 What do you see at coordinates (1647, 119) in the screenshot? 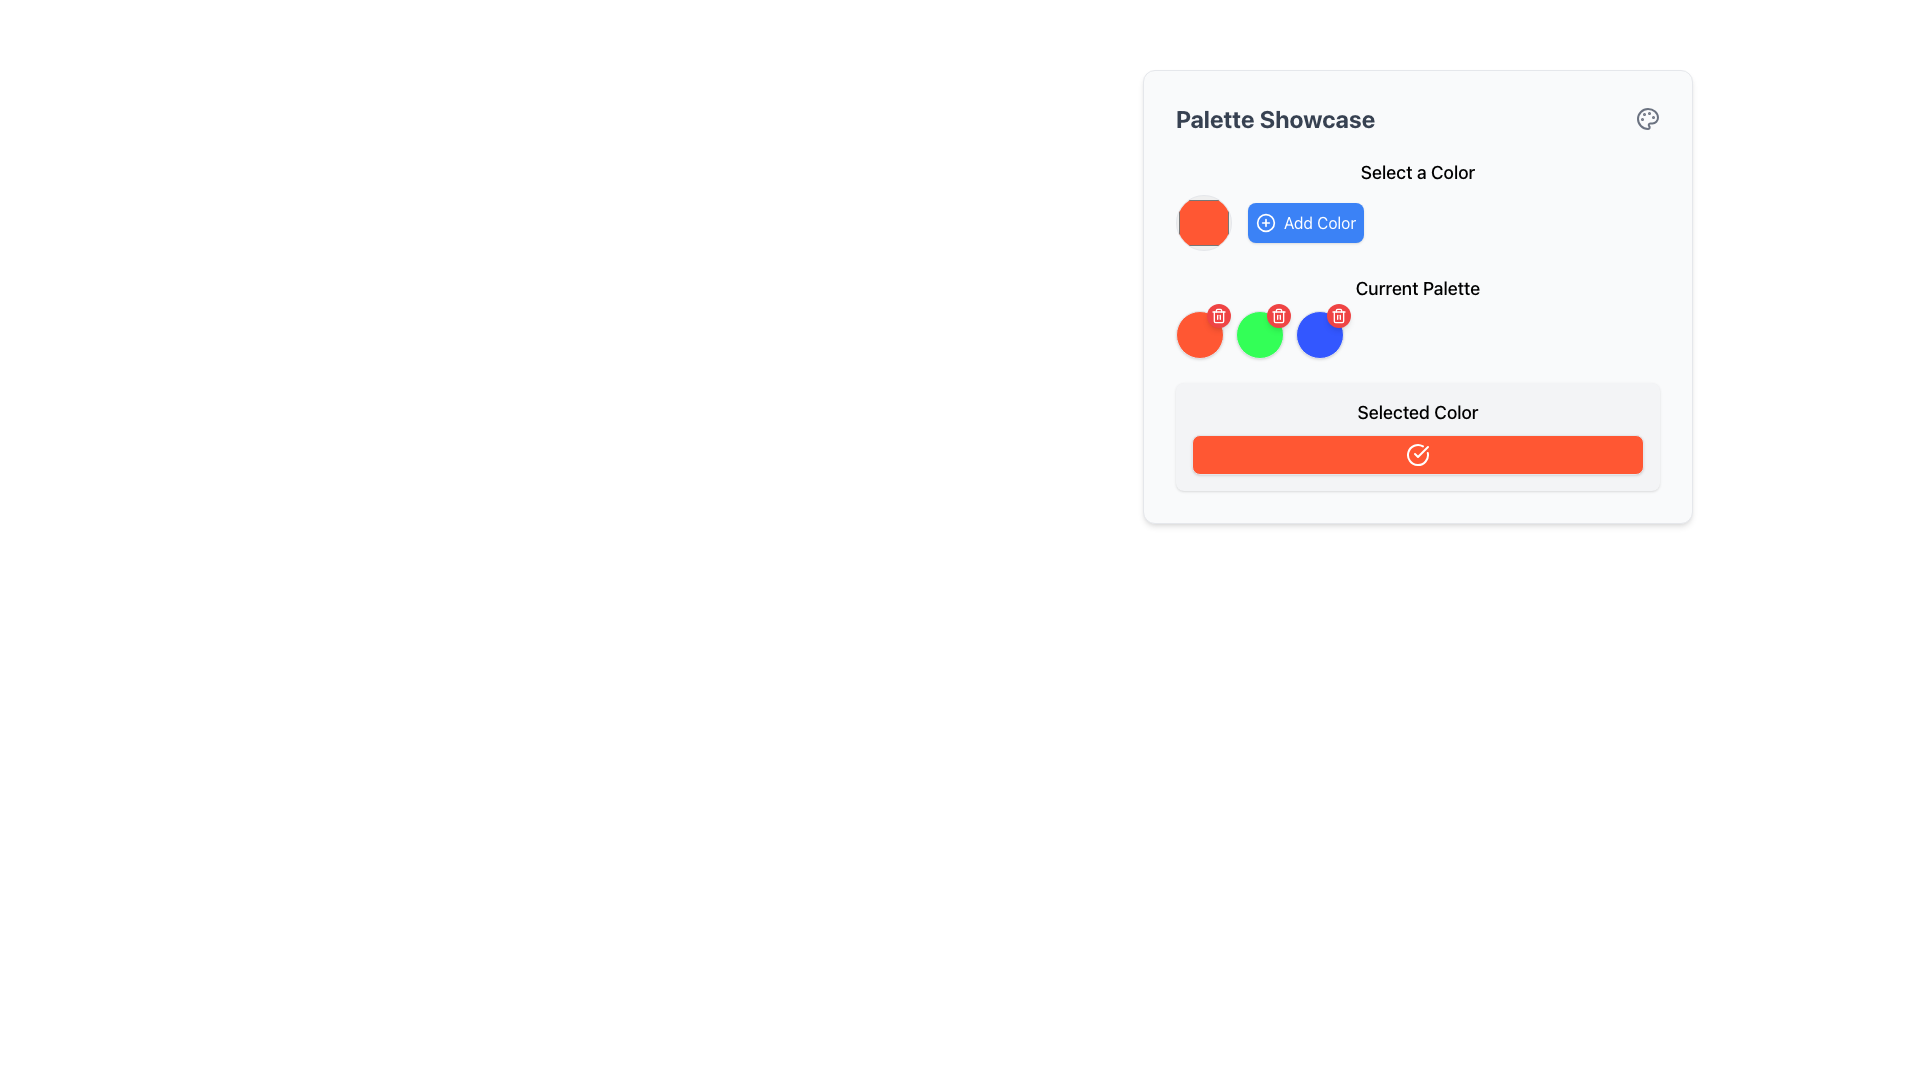
I see `the small painter's palette icon located to the far right of the 'Palette Showcase' header` at bounding box center [1647, 119].